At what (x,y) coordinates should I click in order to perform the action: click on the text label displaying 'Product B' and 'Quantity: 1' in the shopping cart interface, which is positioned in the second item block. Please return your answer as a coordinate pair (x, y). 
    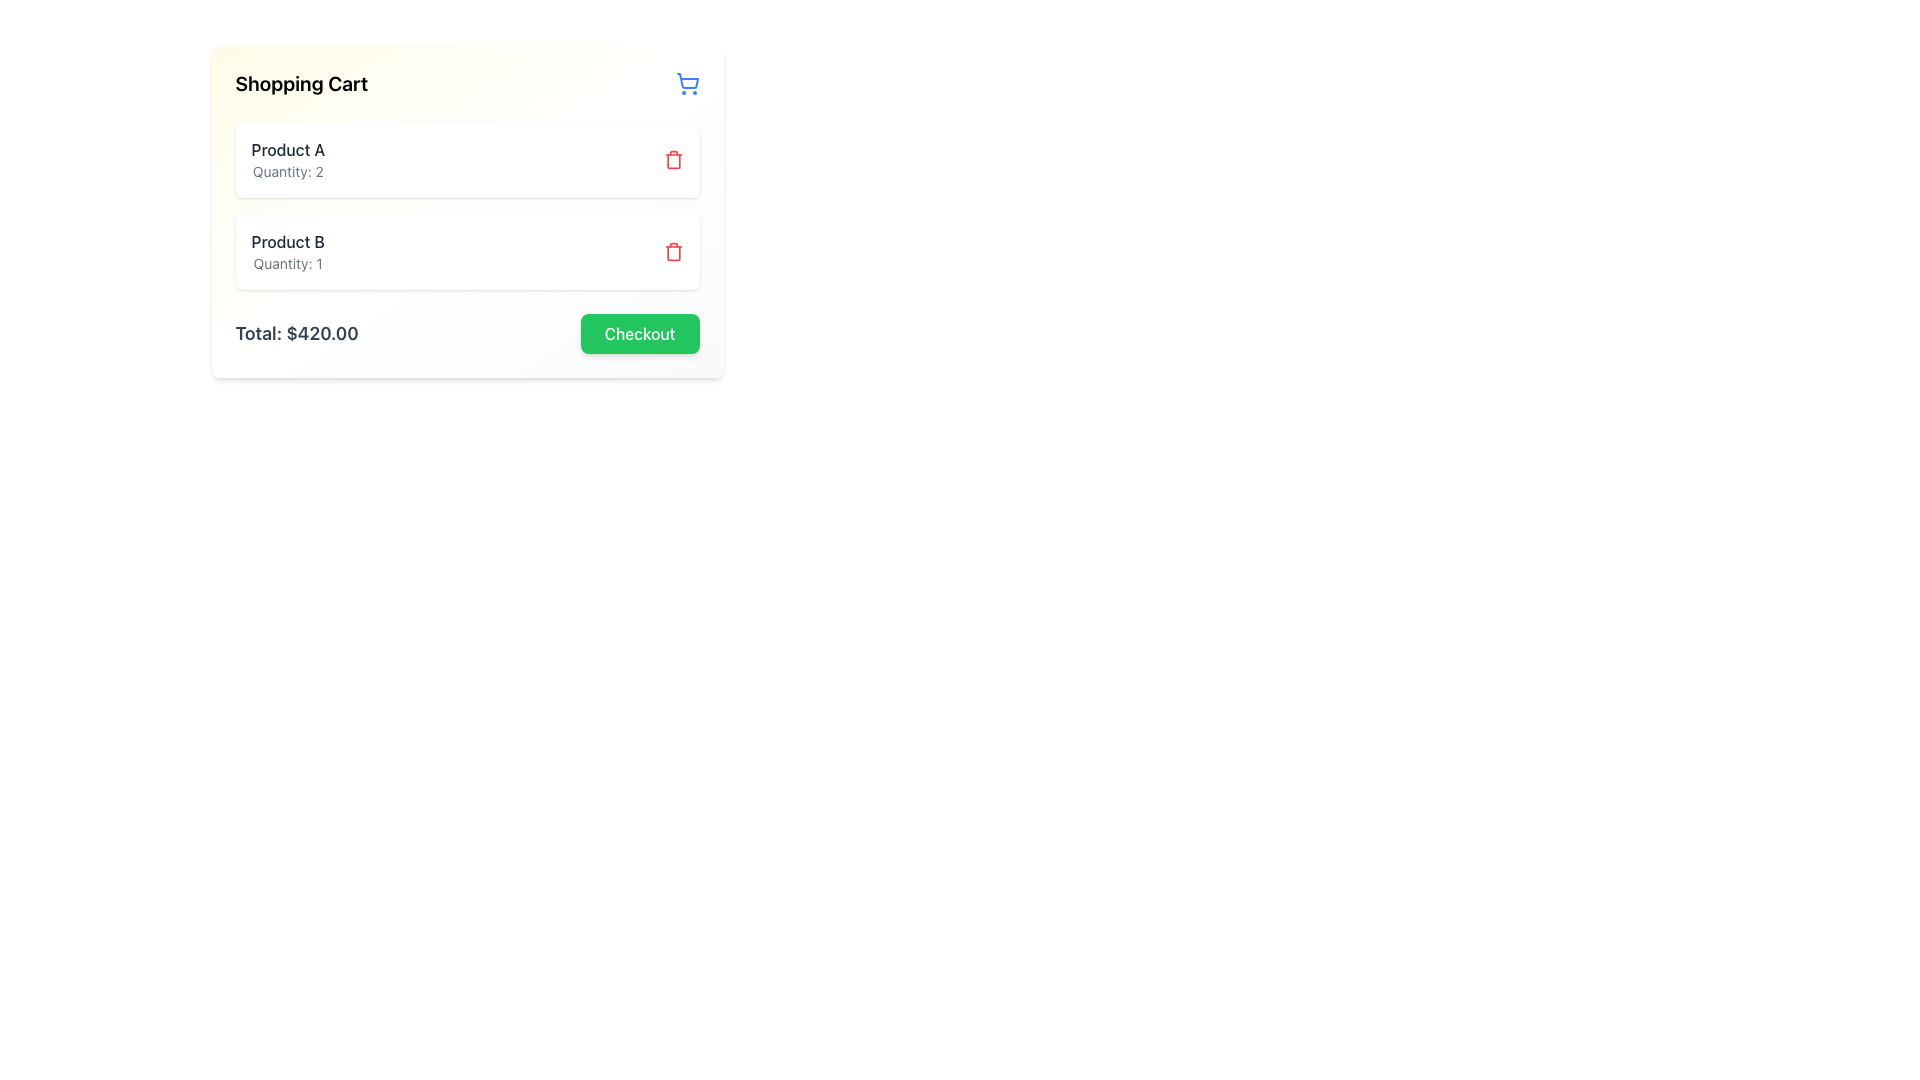
    Looking at the image, I should click on (287, 250).